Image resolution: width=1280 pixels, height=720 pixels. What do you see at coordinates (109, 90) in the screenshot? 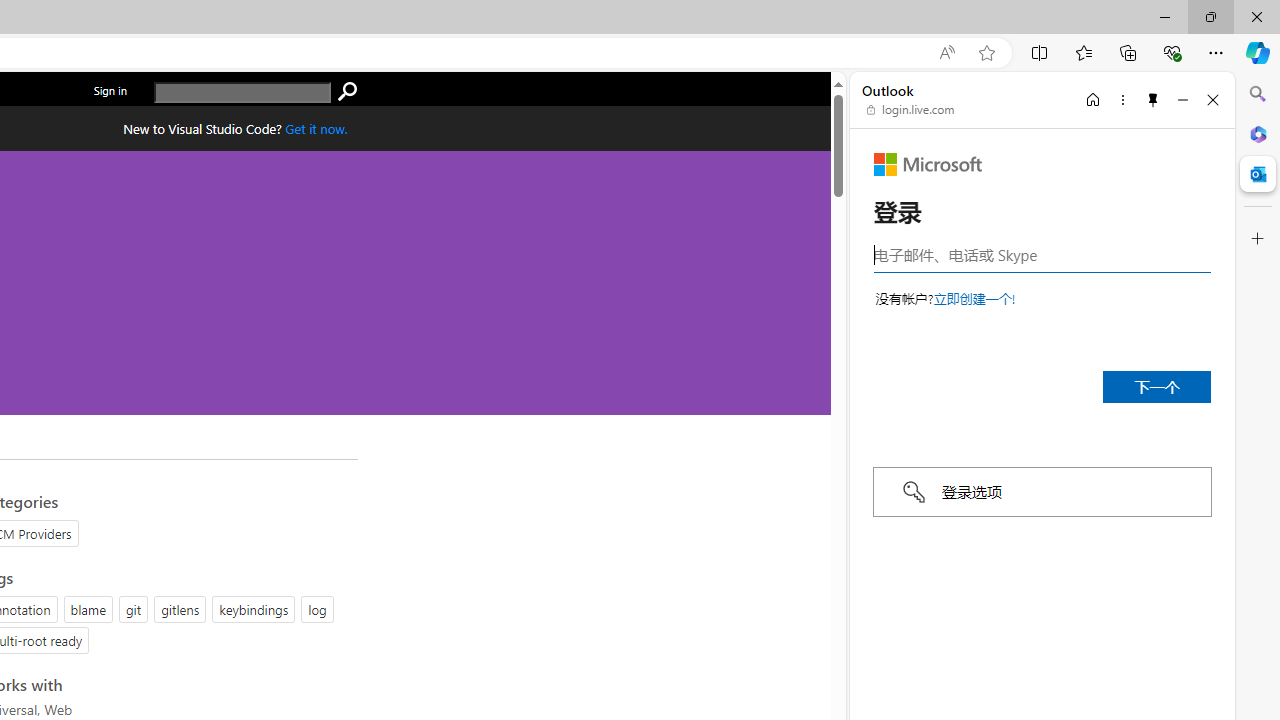
I see `'Sign in'` at bounding box center [109, 90].